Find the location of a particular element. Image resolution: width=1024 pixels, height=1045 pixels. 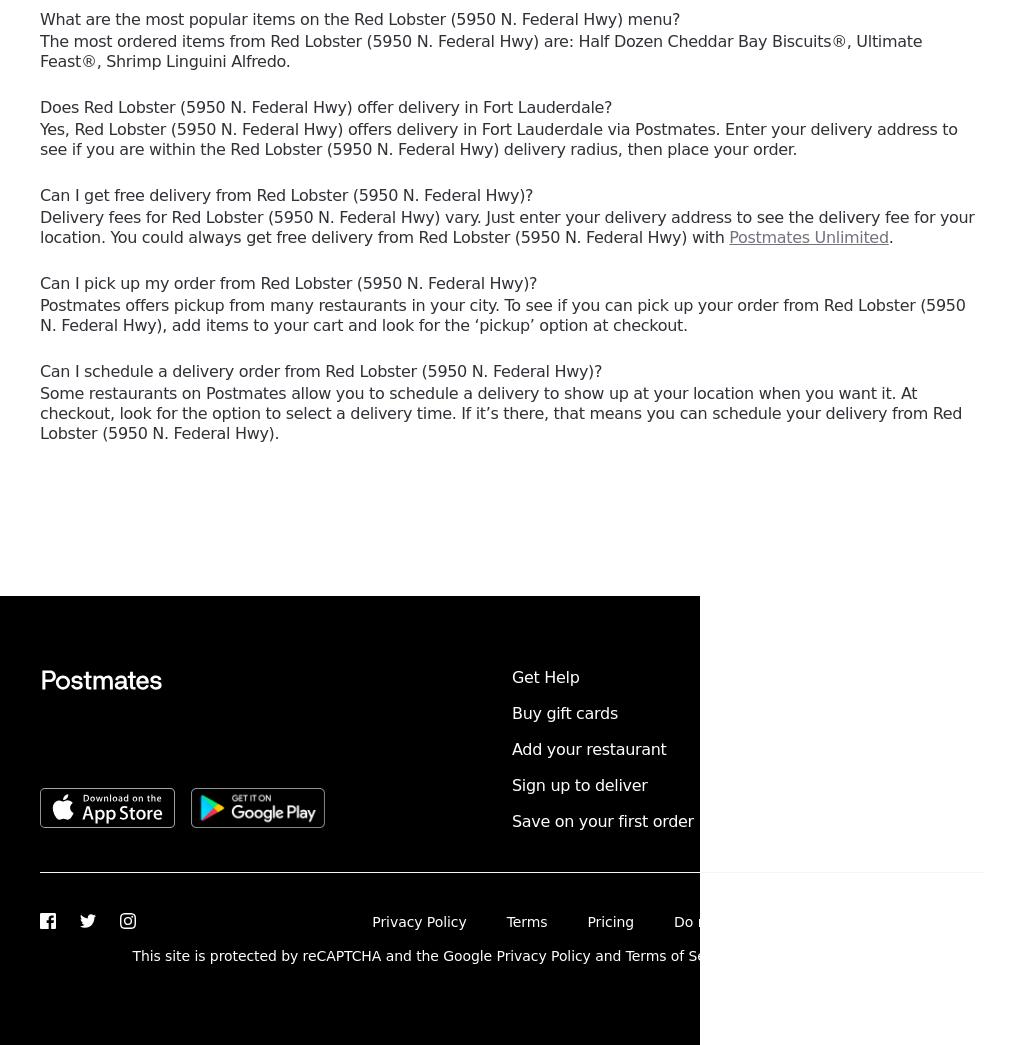

'Pickup near me' is located at coordinates (747, 748).